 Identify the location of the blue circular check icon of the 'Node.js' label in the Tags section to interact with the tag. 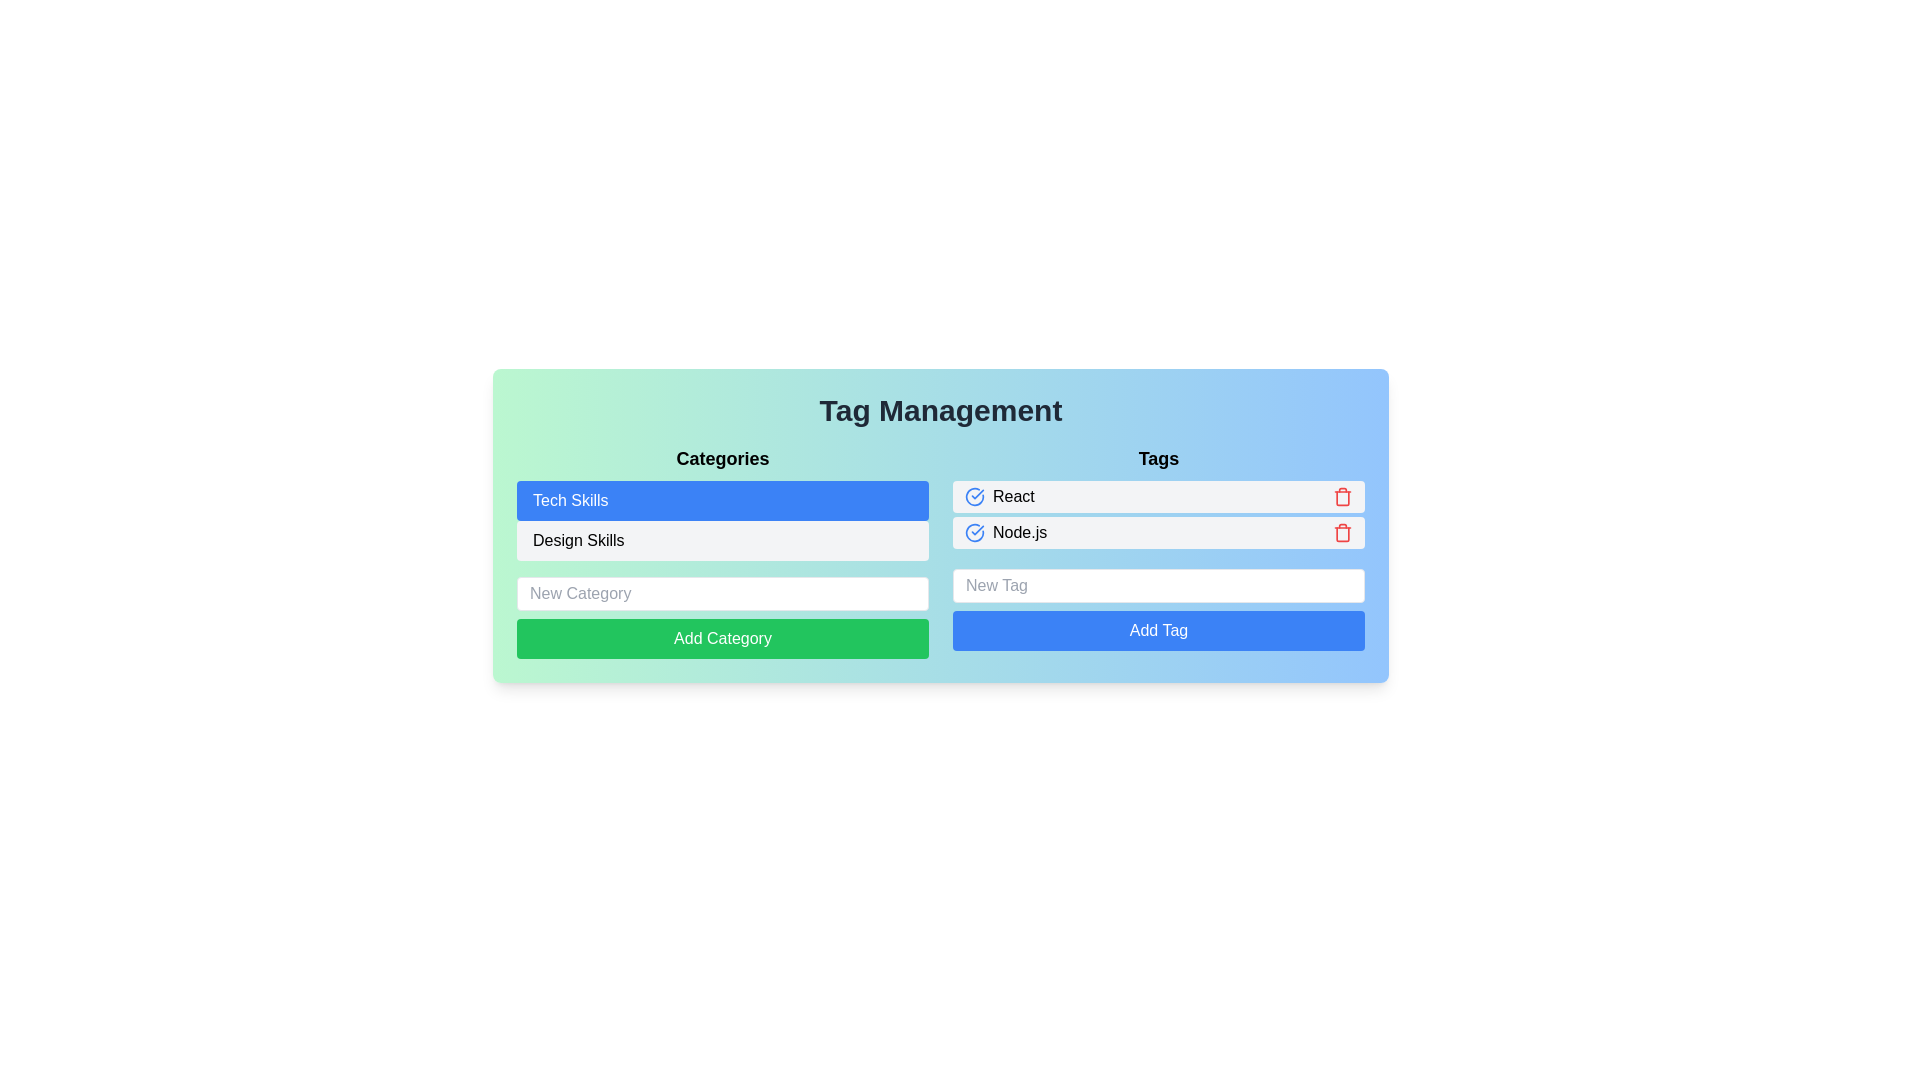
(1006, 531).